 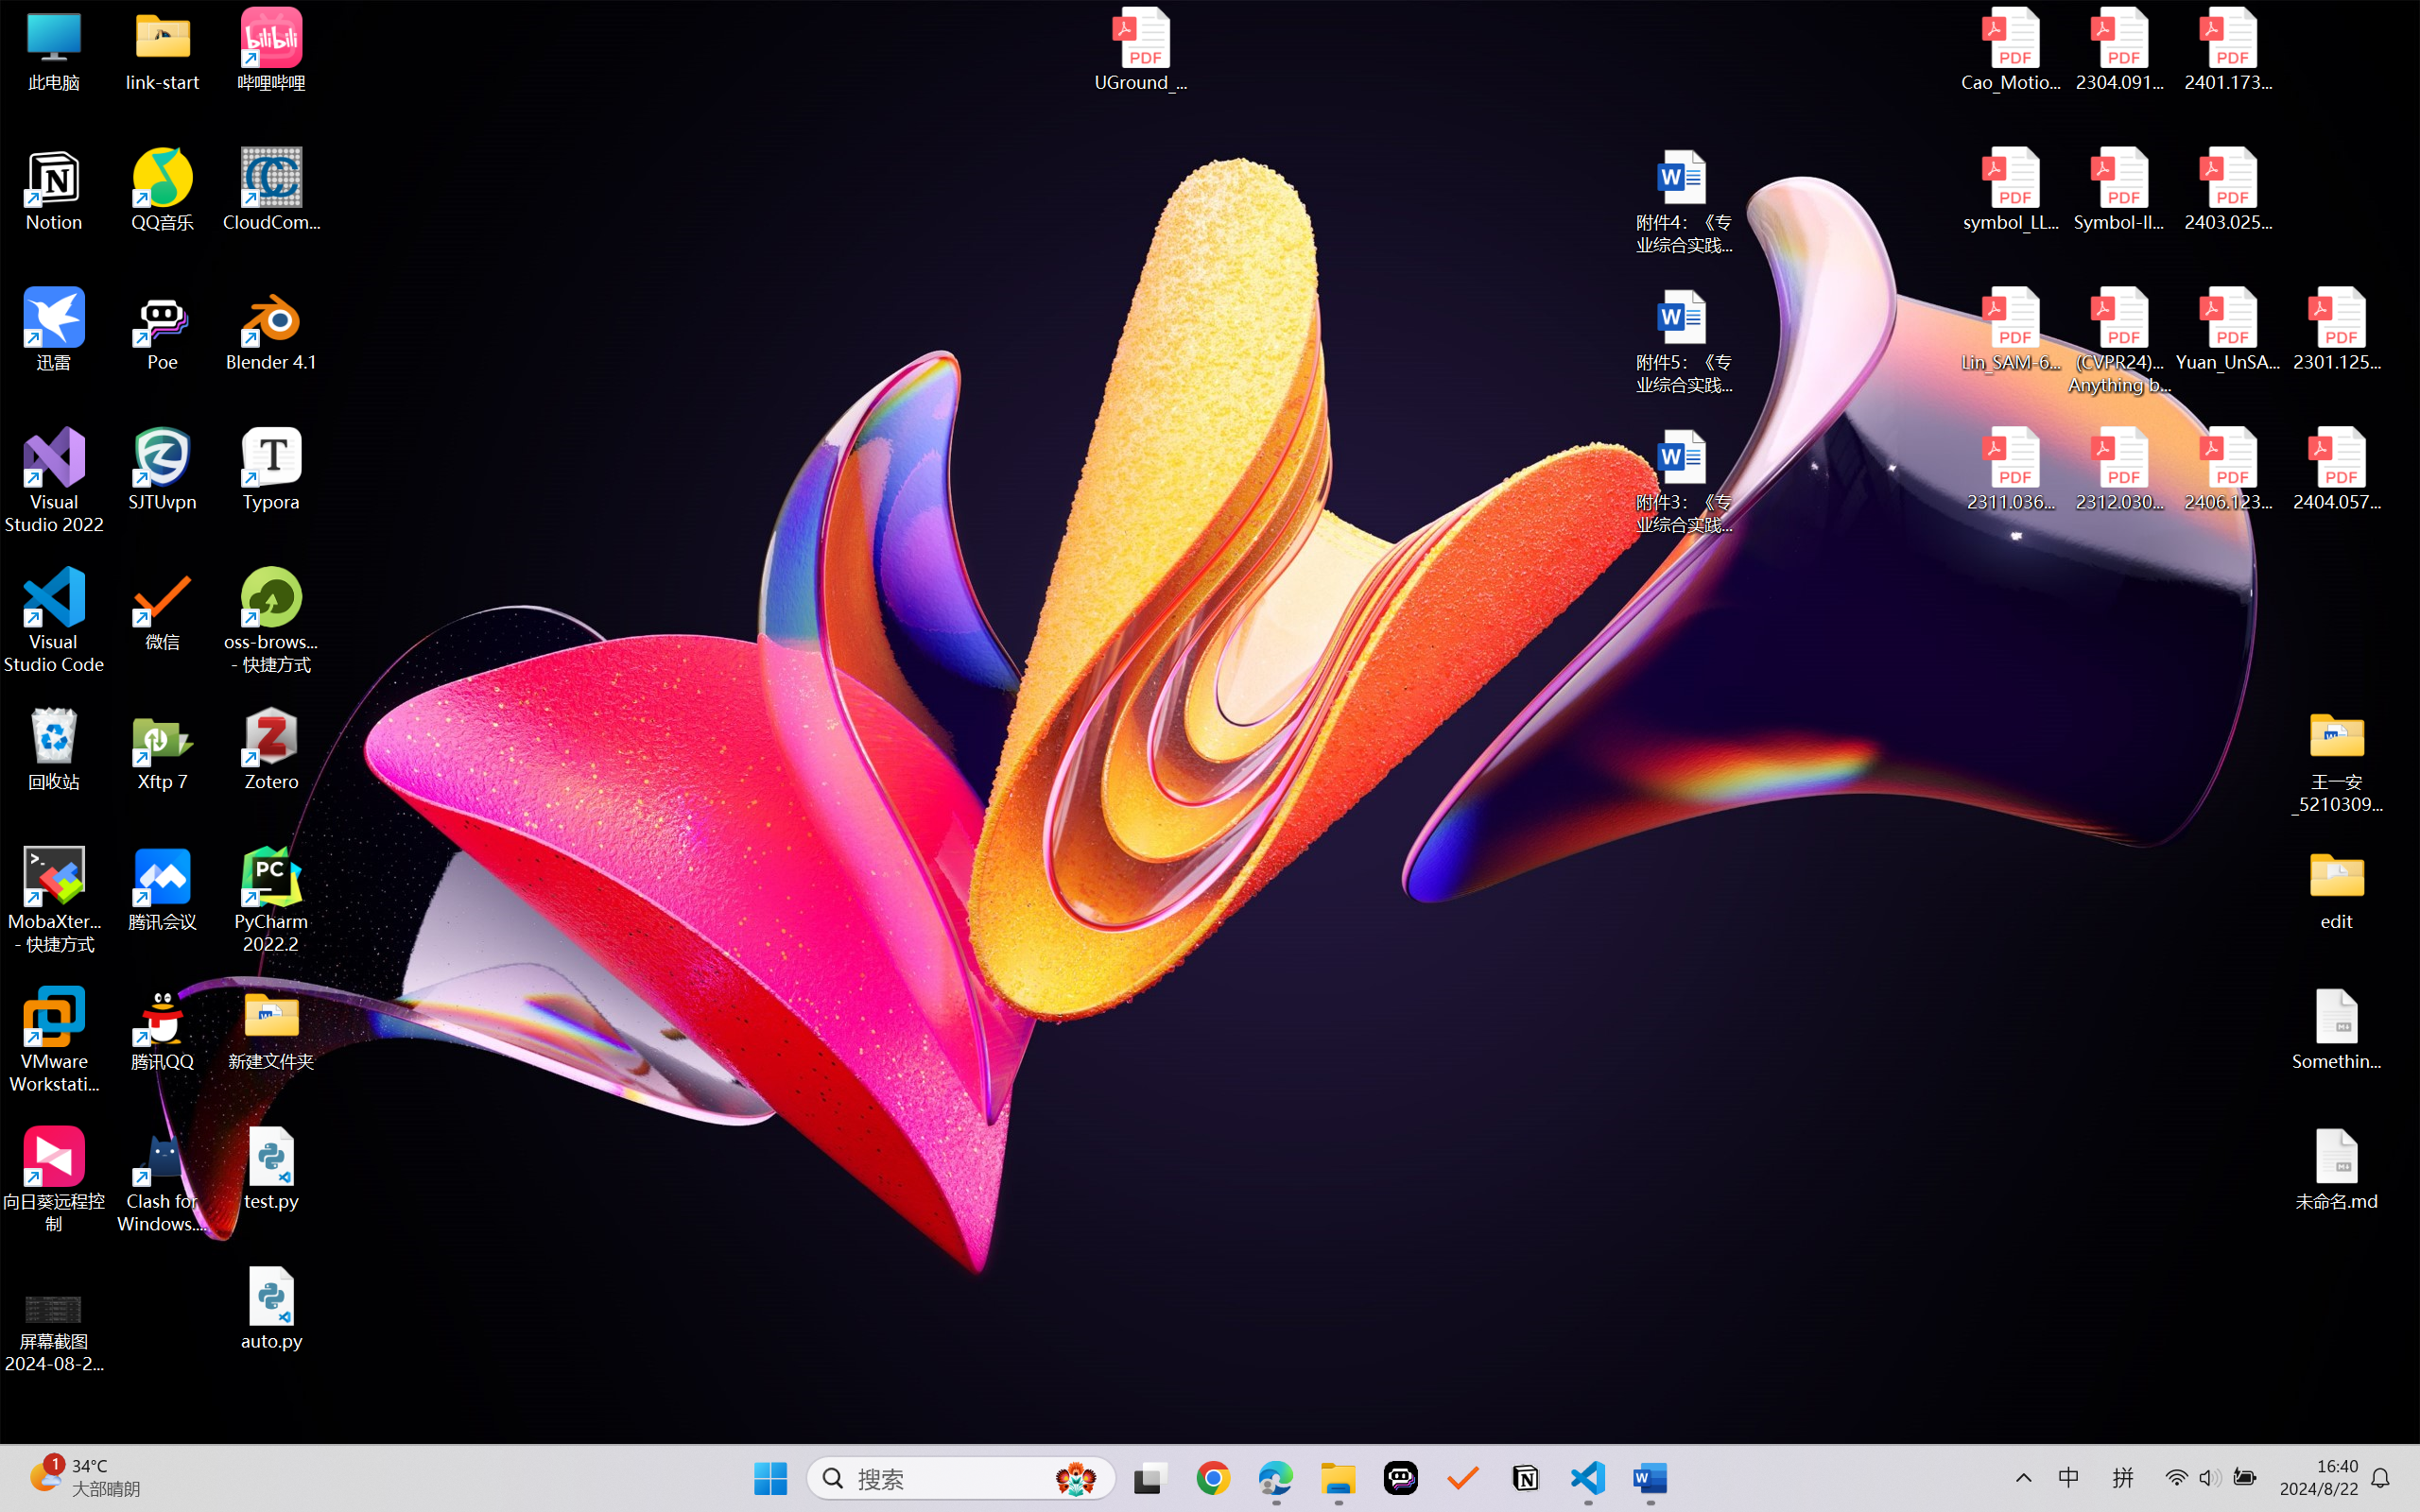 What do you see at coordinates (2226, 190) in the screenshot?
I see `'2403.02502v1.pdf'` at bounding box center [2226, 190].